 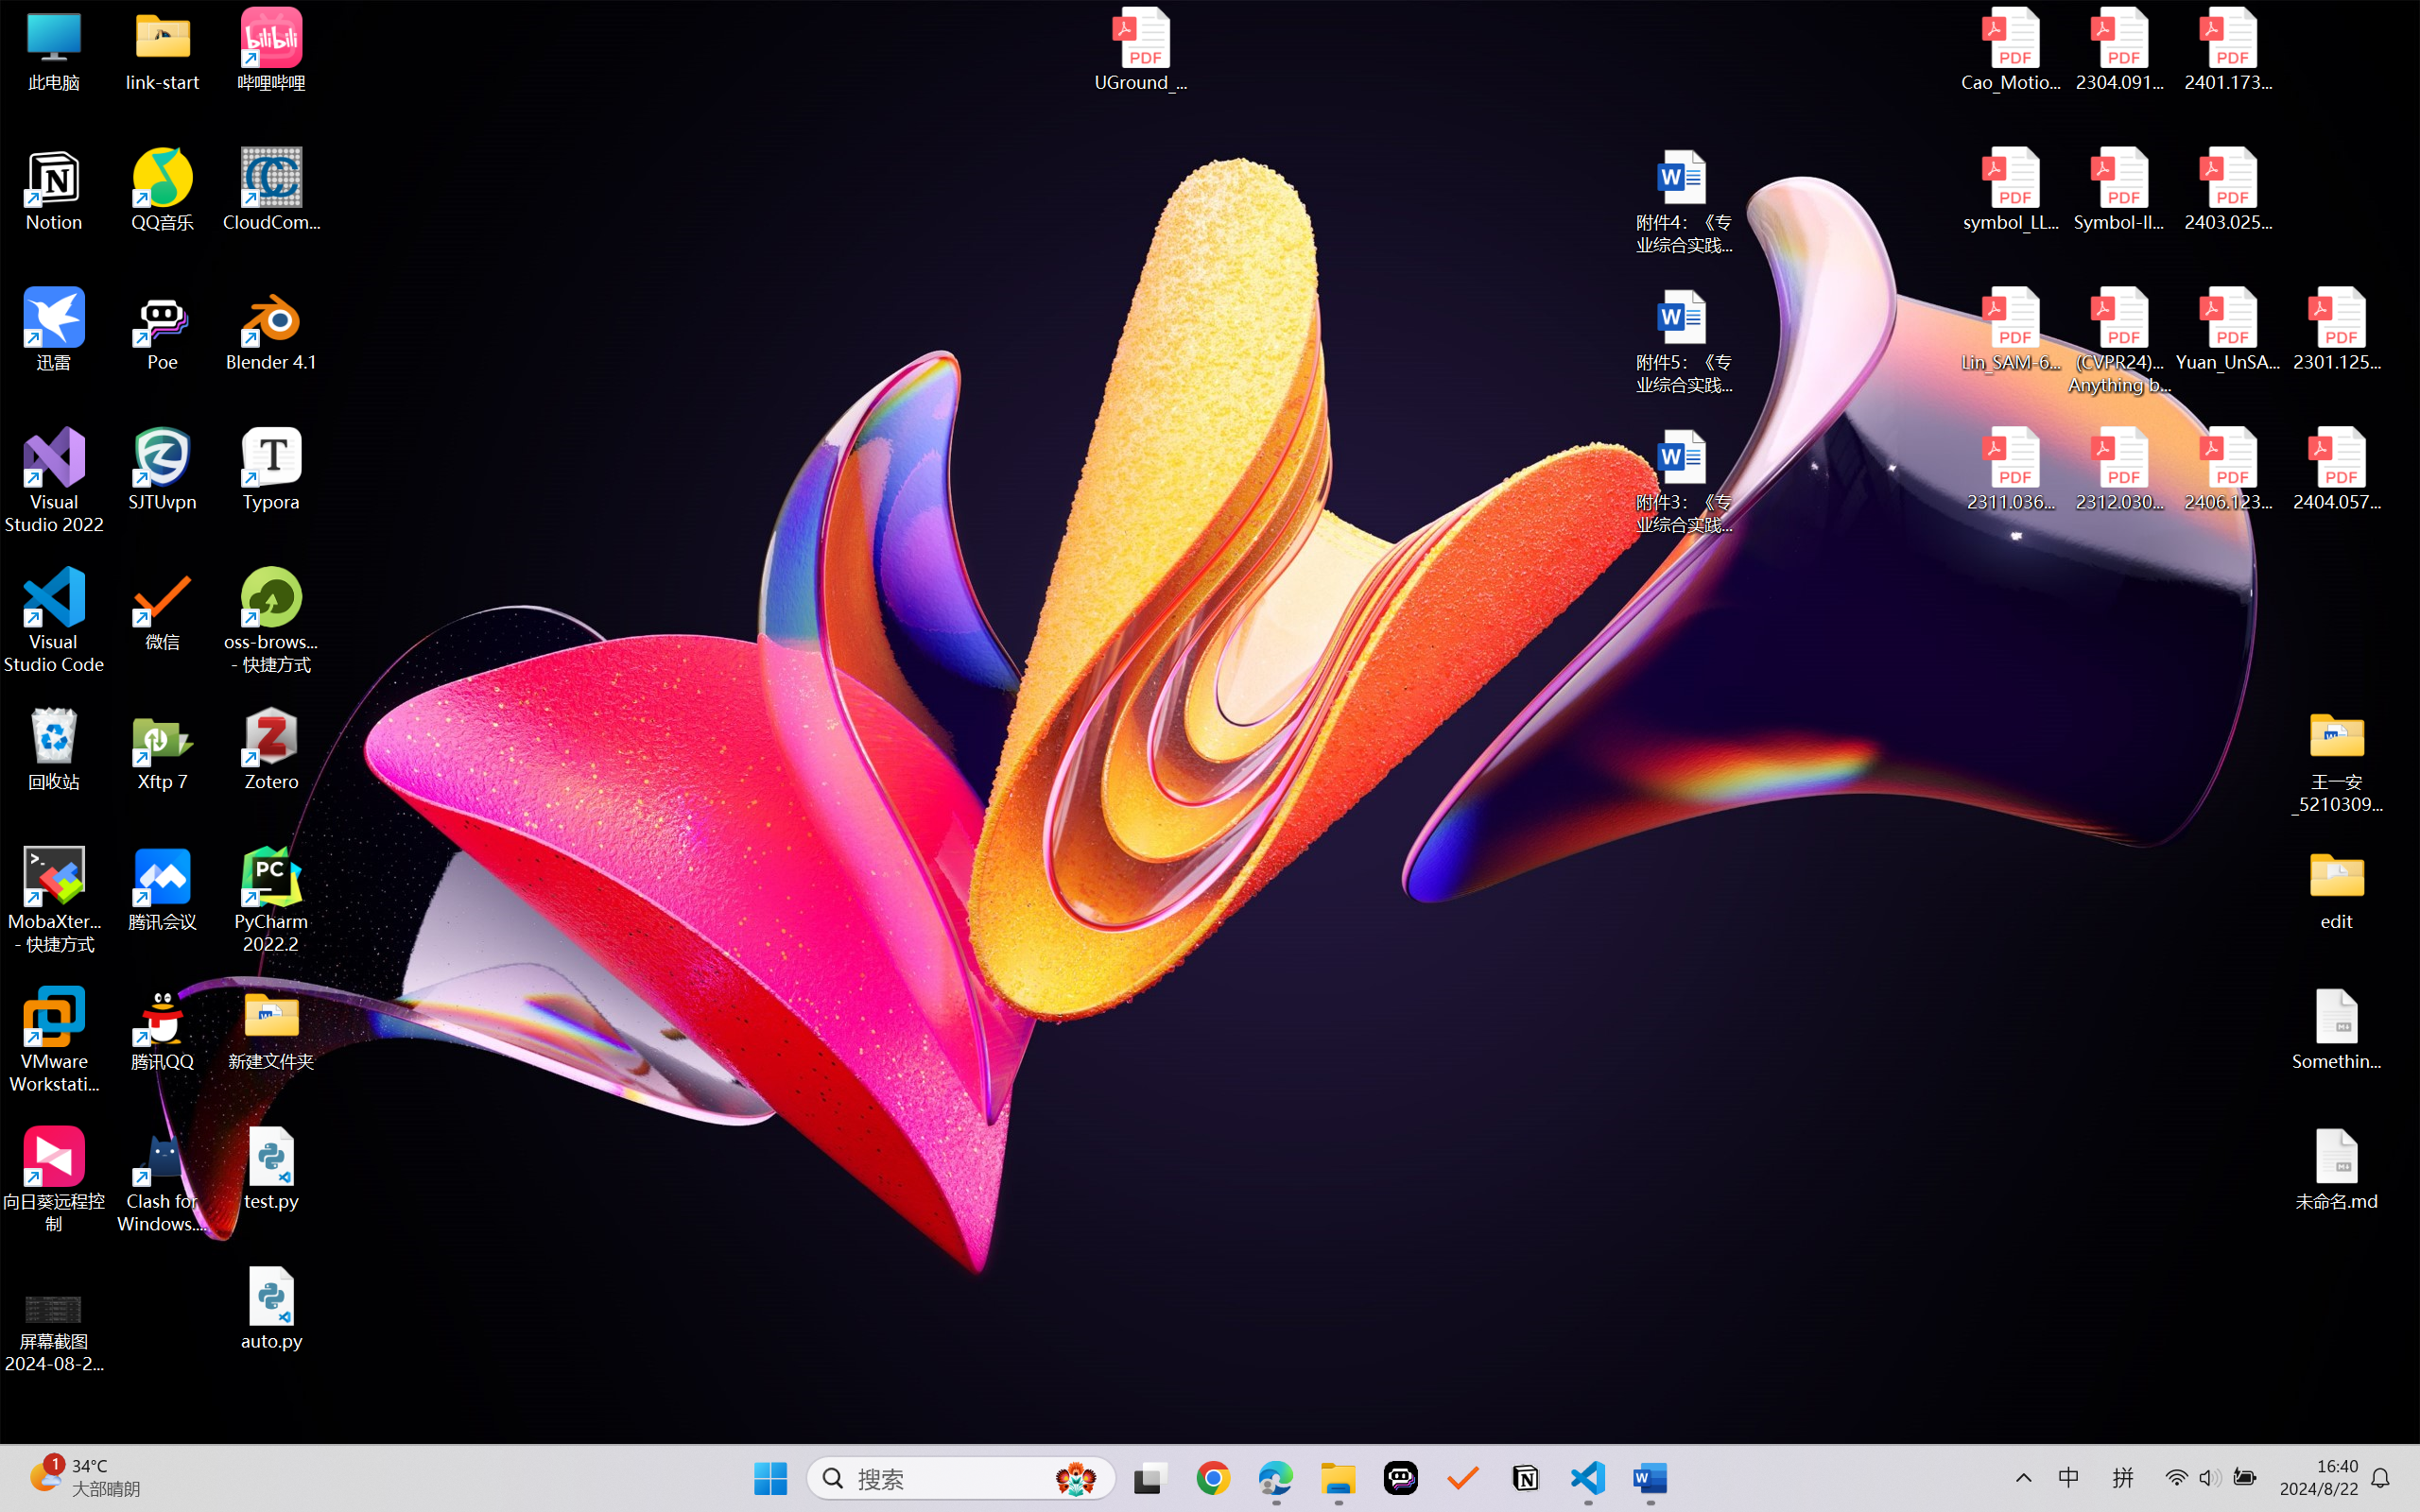 What do you see at coordinates (2226, 190) in the screenshot?
I see `'2403.02502v1.pdf'` at bounding box center [2226, 190].